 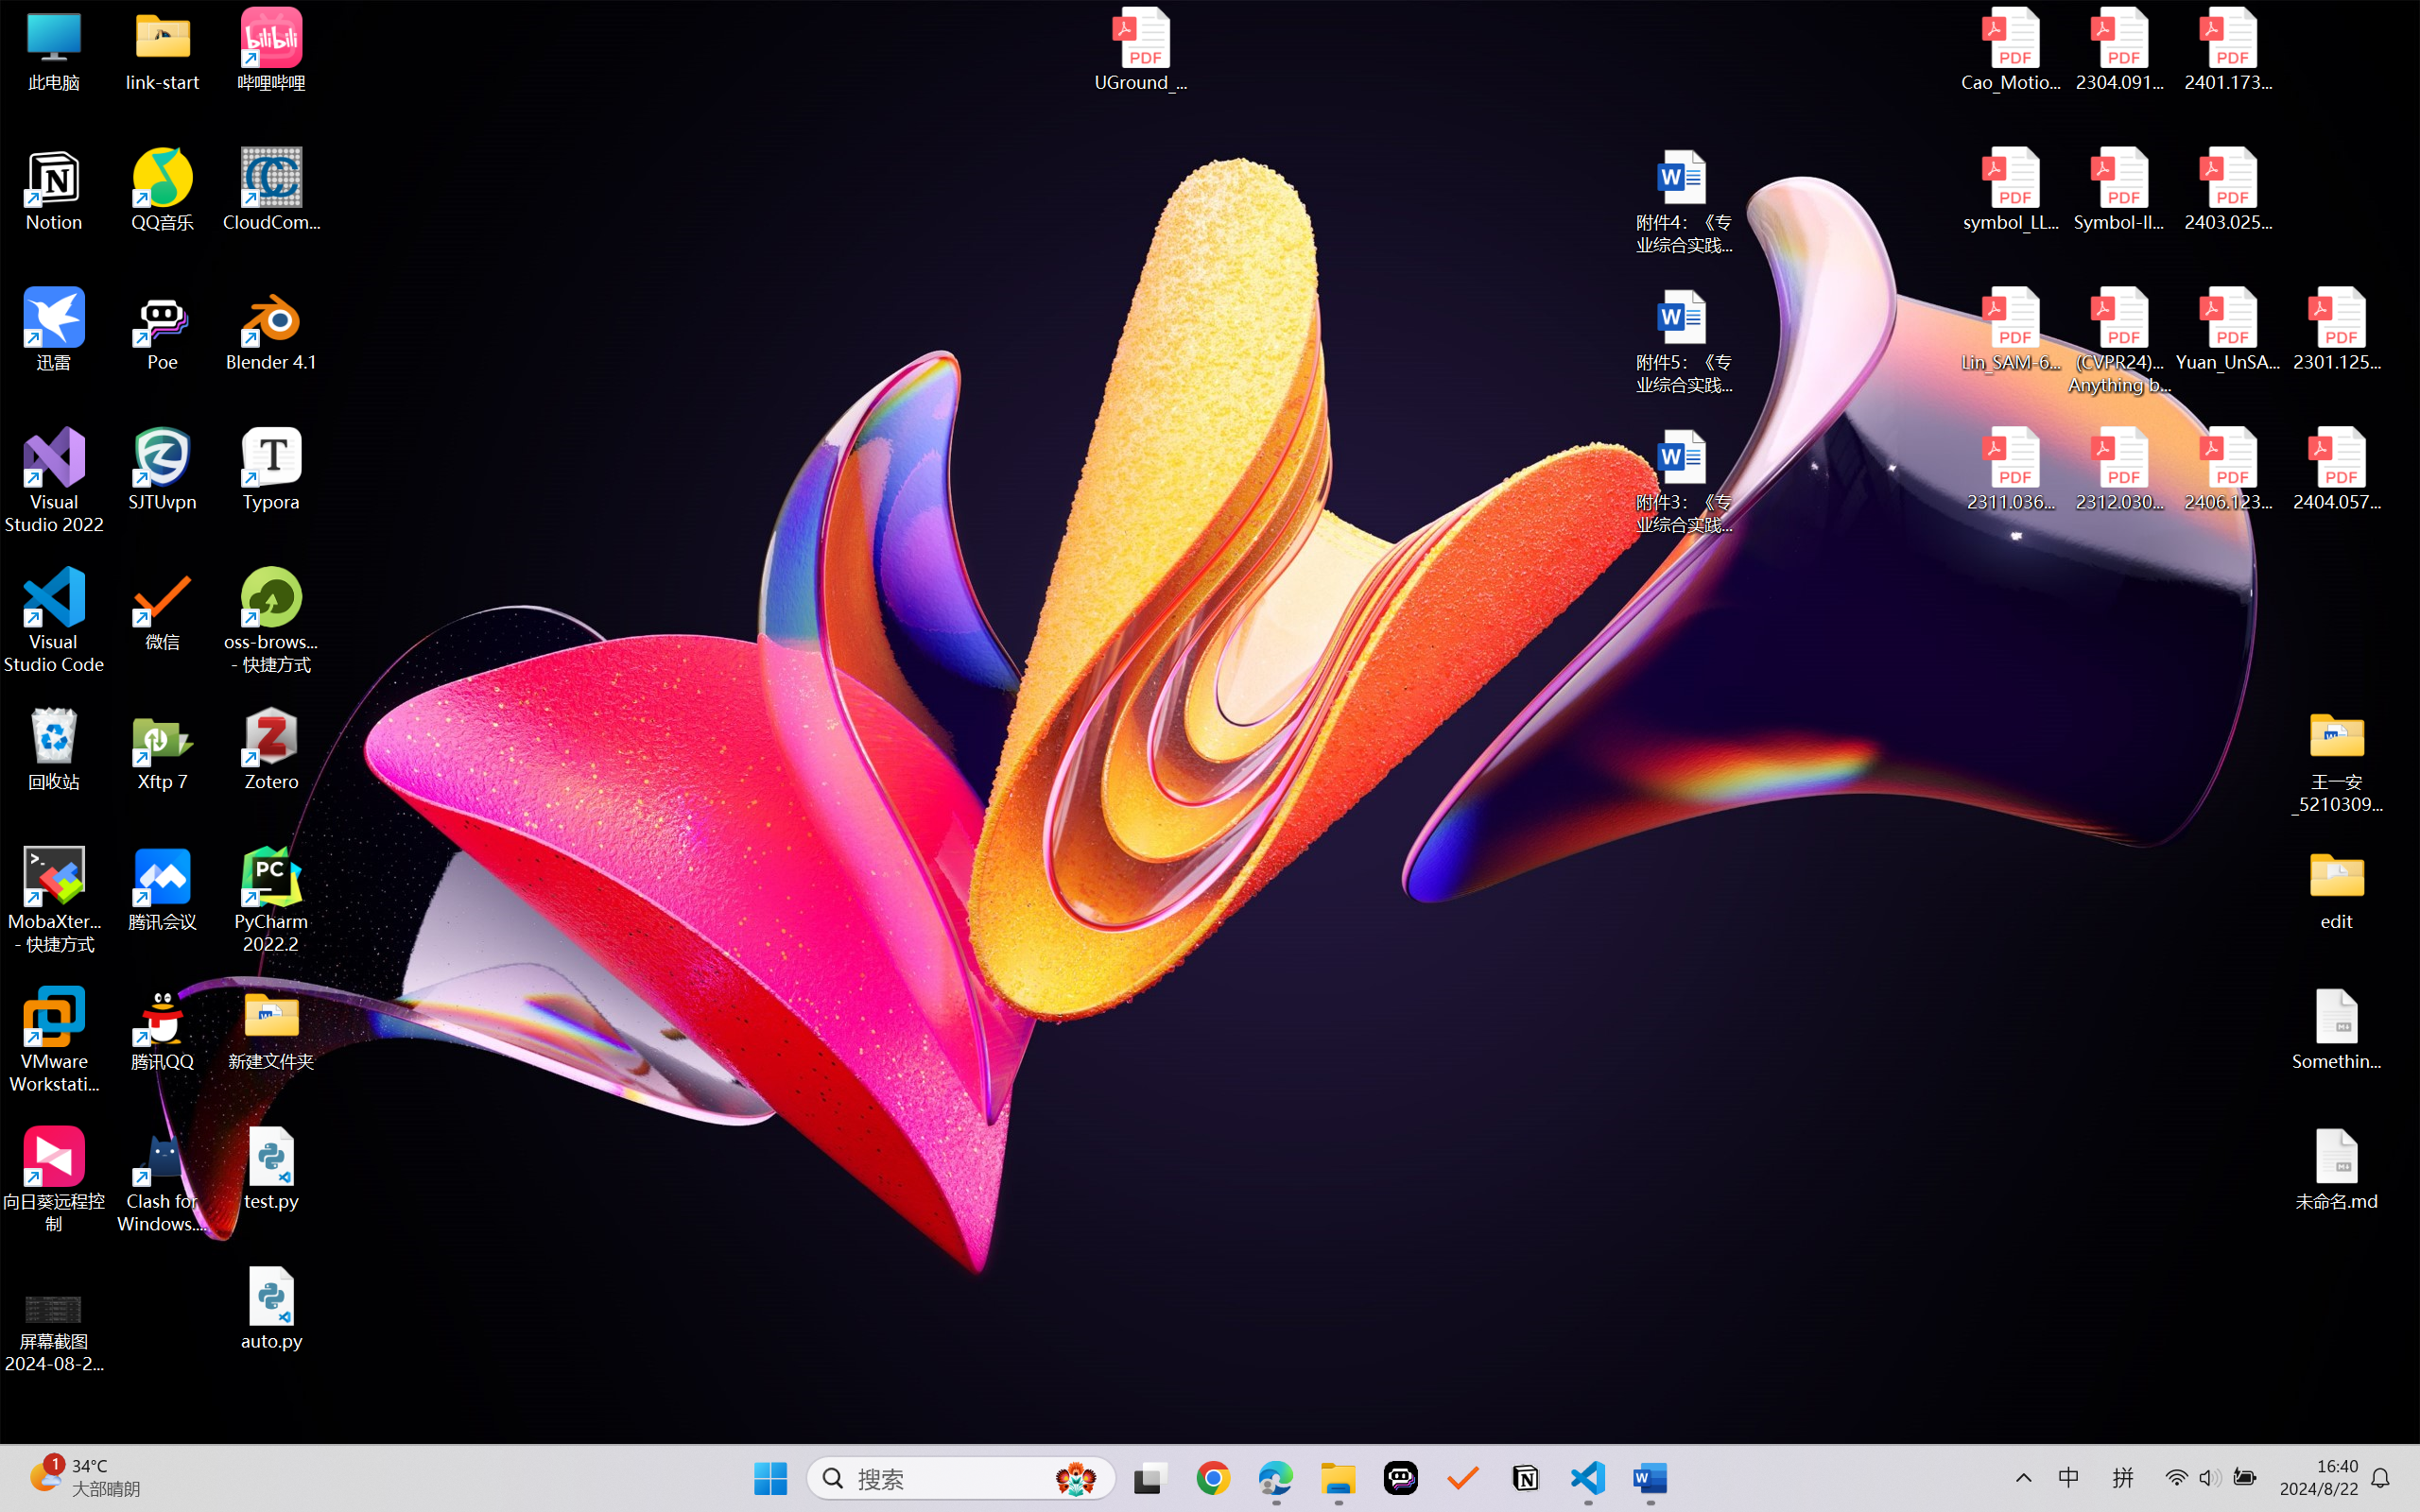 What do you see at coordinates (2226, 190) in the screenshot?
I see `'2403.02502v1.pdf'` at bounding box center [2226, 190].